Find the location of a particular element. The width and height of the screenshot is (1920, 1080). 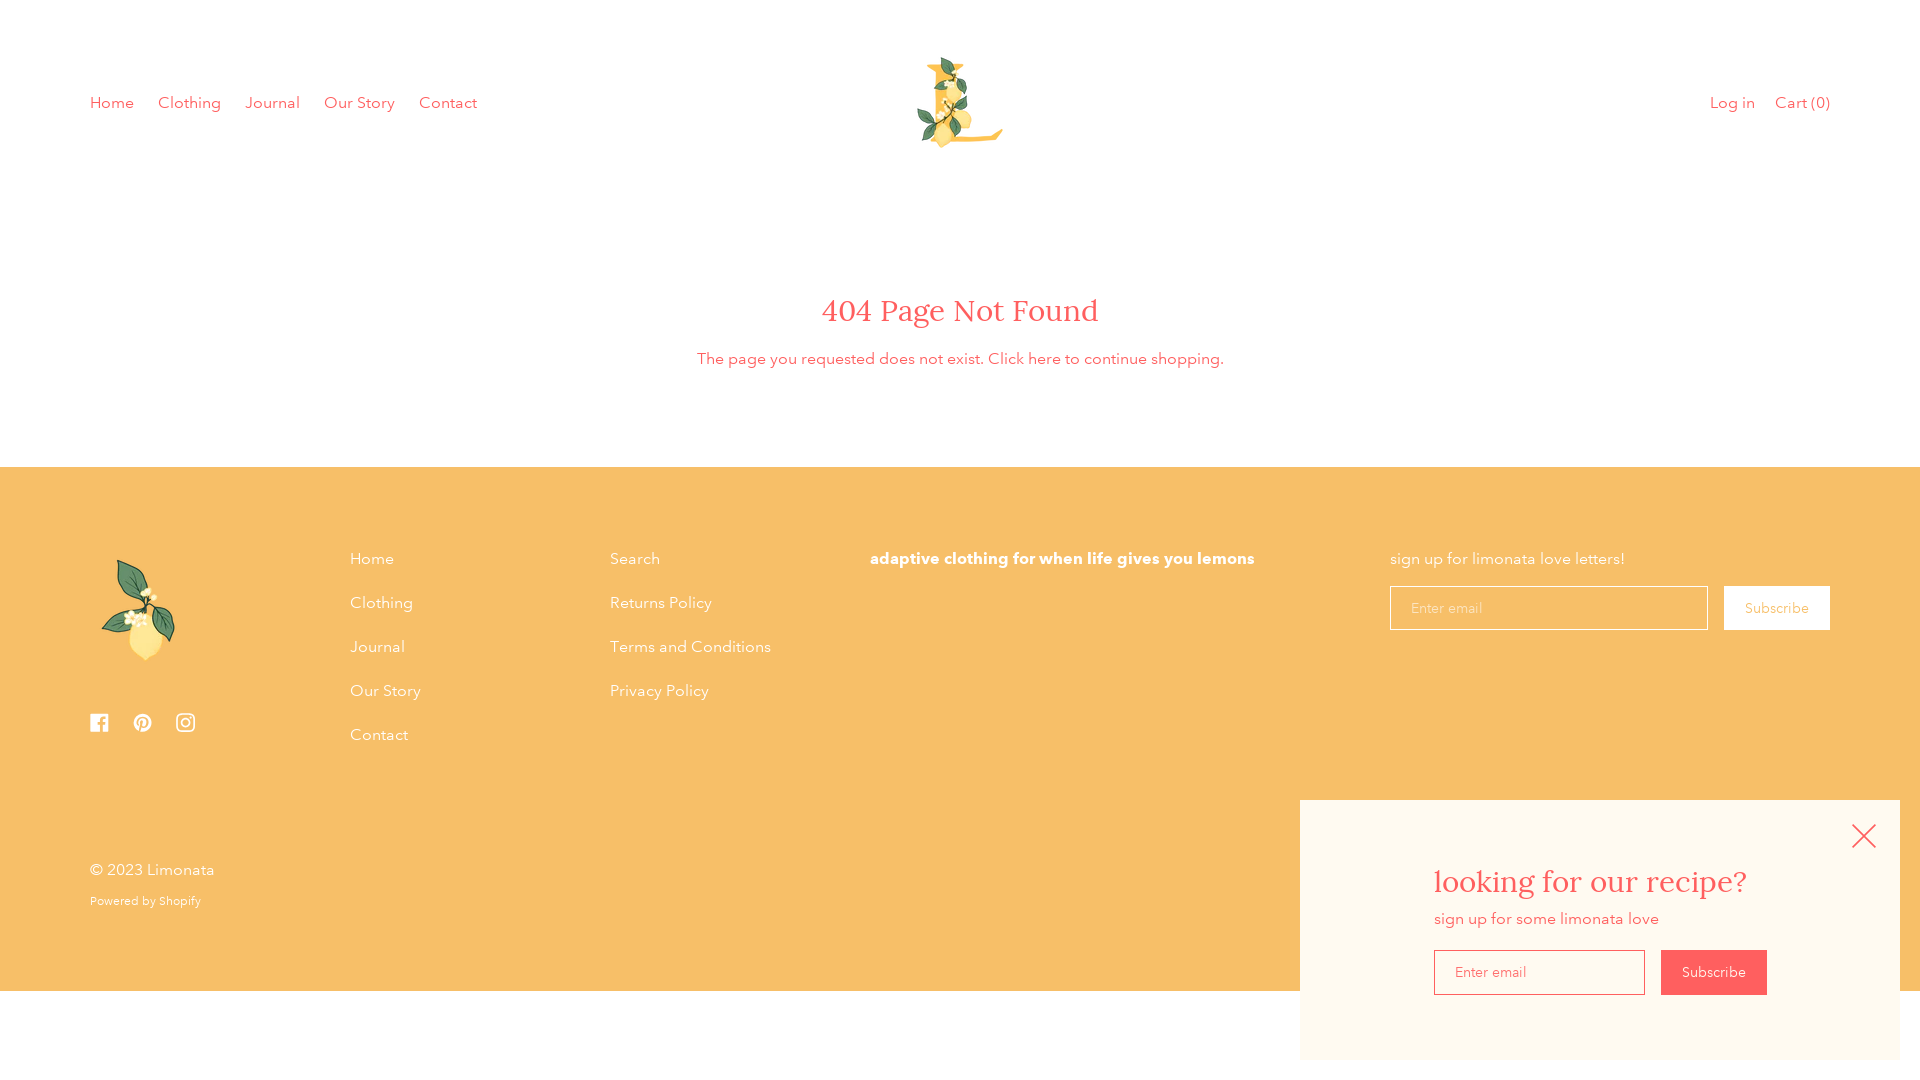

'Instagram' is located at coordinates (185, 722).